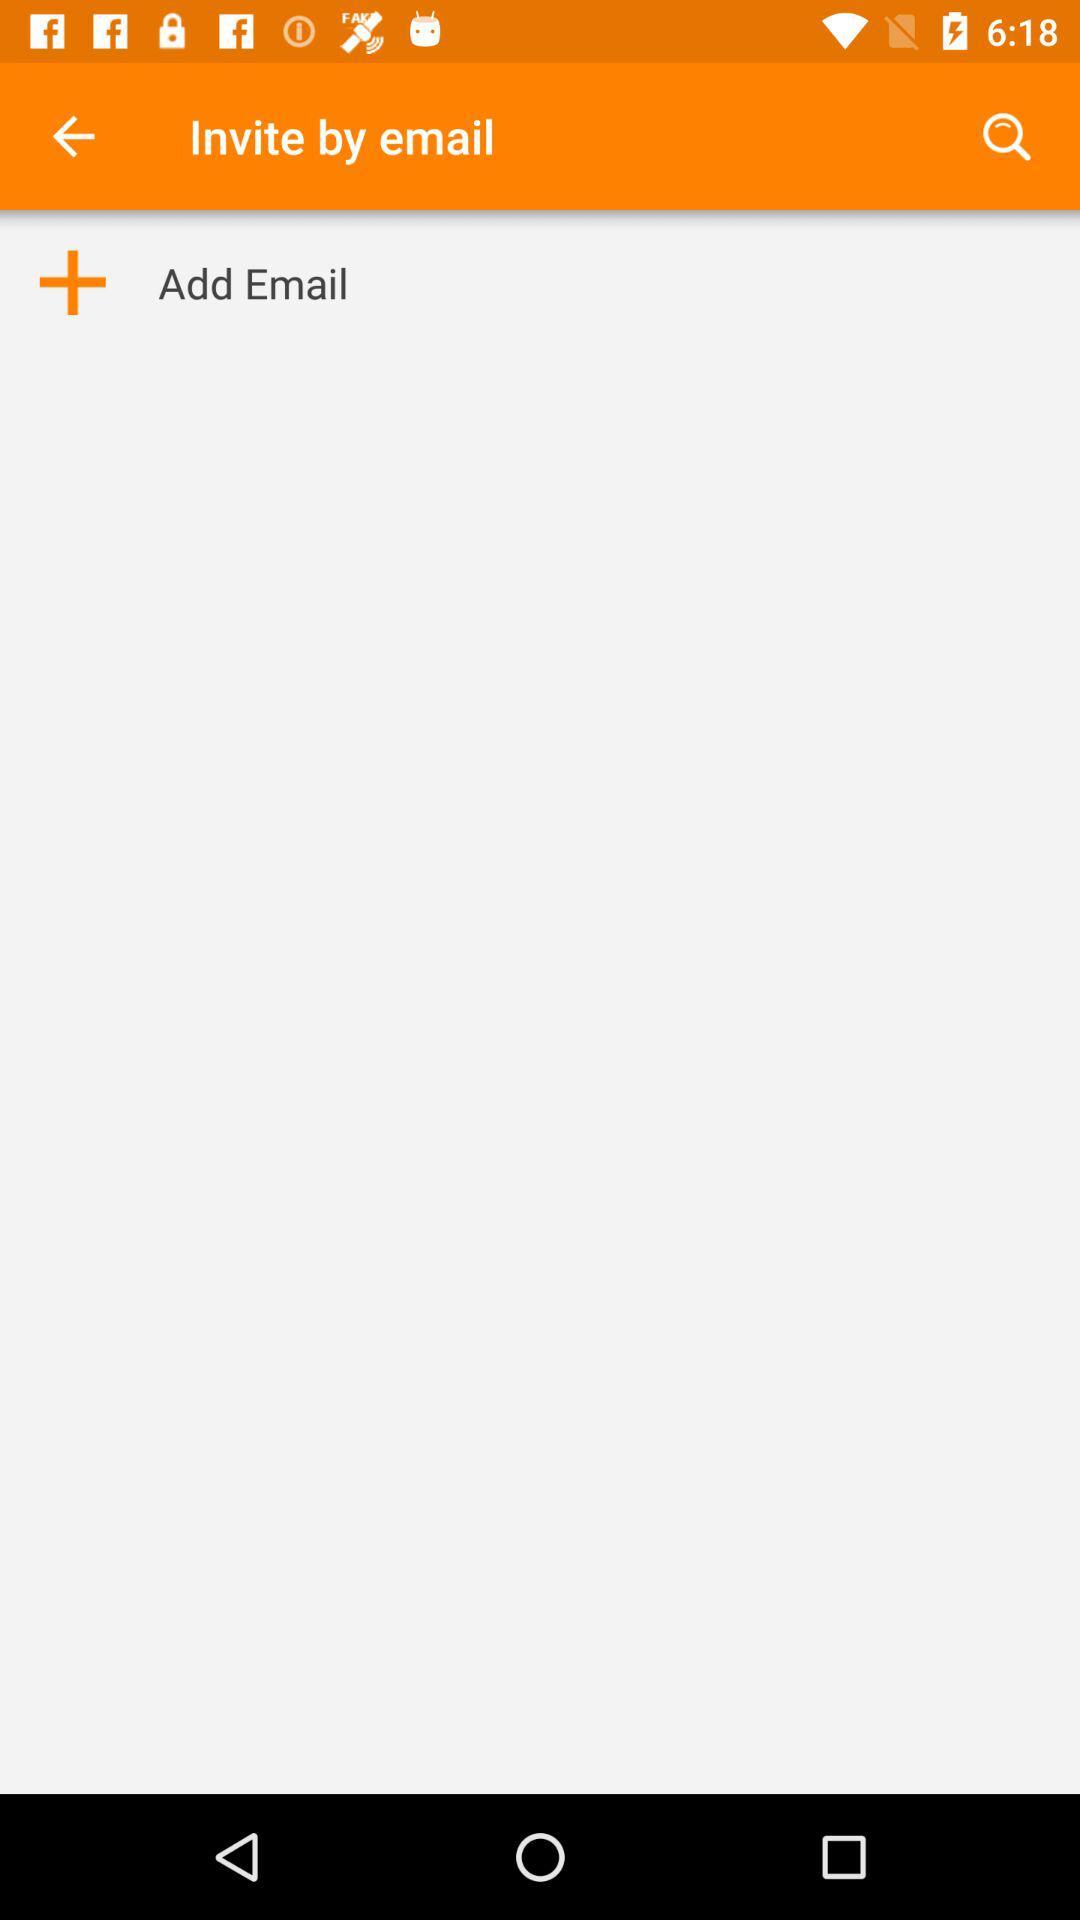 This screenshot has height=1920, width=1080. Describe the element at coordinates (1006, 135) in the screenshot. I see `the item to the right of invite by email icon` at that location.